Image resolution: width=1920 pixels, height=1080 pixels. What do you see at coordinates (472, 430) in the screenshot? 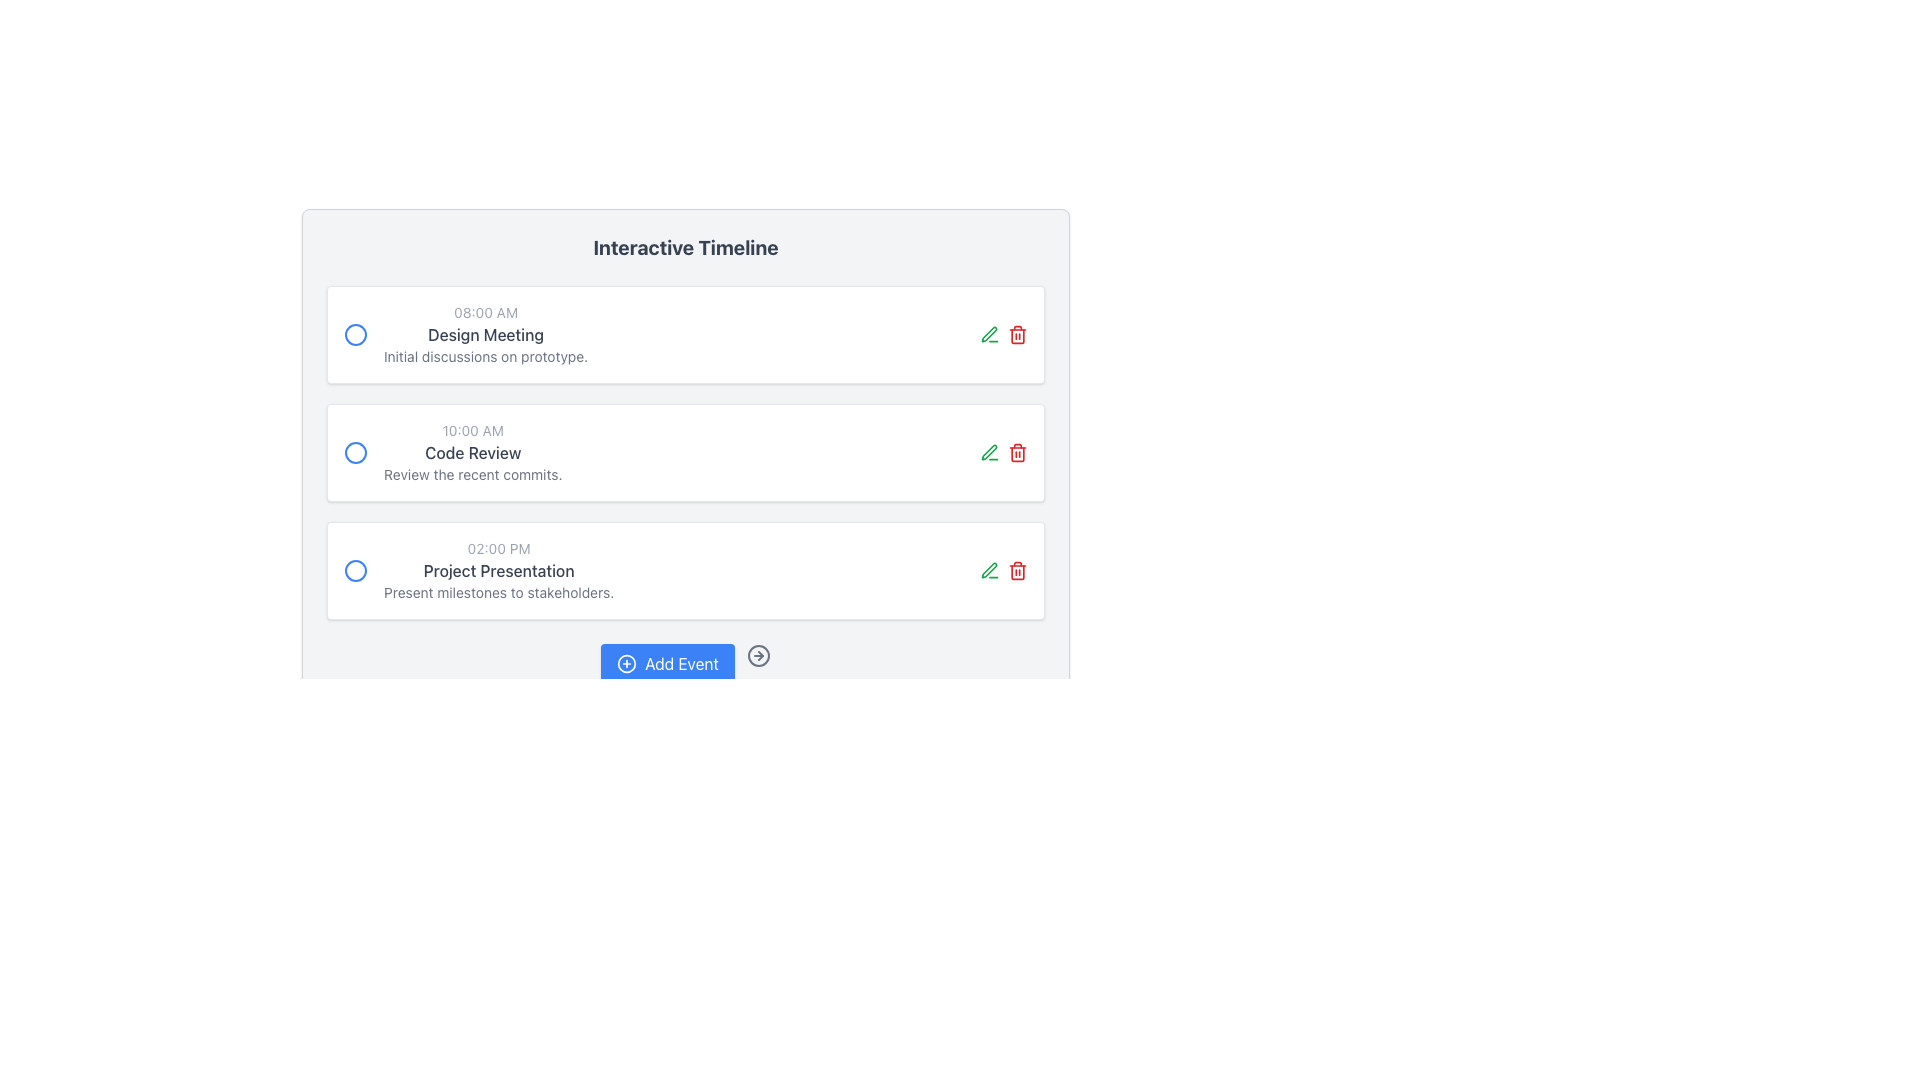
I see `the time label displaying '10:00 AM', which is styled in small gray text and positioned at the top of the 'Code Review' entry` at bounding box center [472, 430].